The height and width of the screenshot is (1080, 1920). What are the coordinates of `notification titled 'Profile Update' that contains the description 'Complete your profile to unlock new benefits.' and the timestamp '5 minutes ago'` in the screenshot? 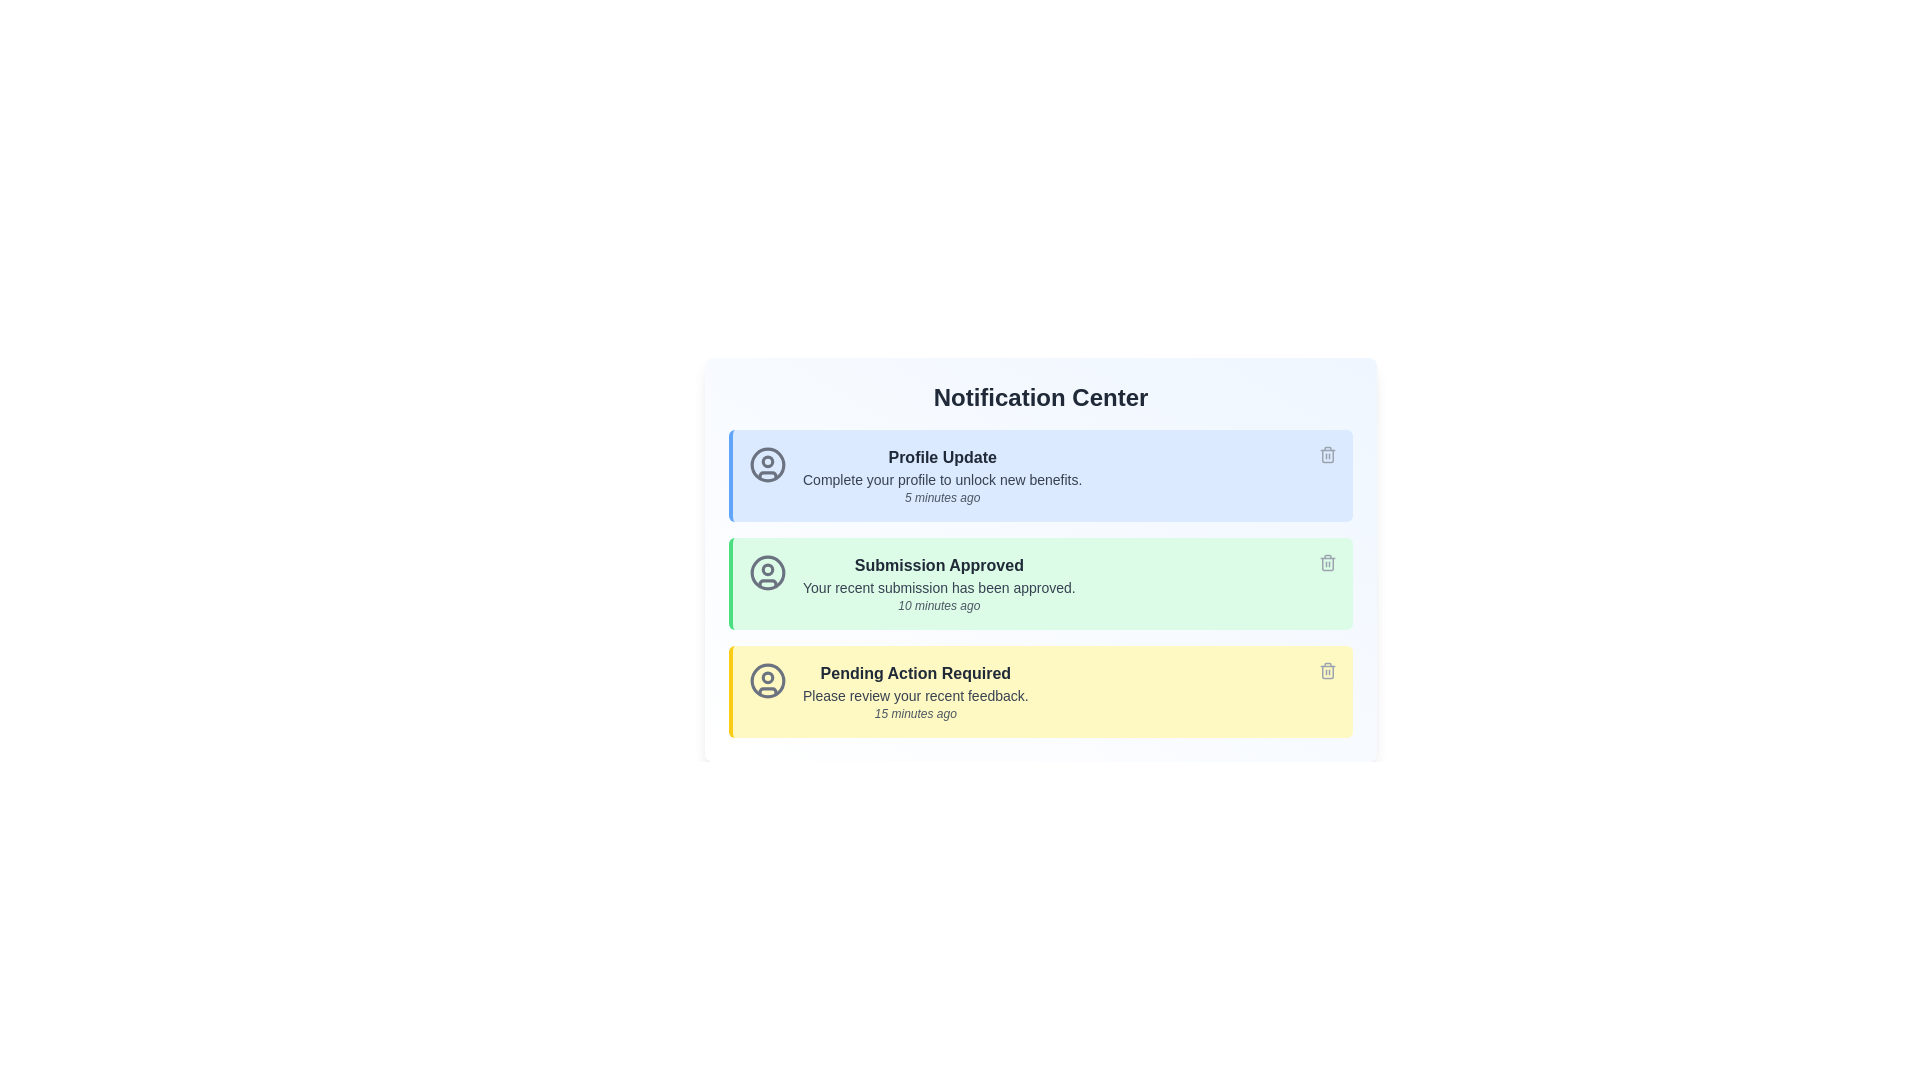 It's located at (941, 475).